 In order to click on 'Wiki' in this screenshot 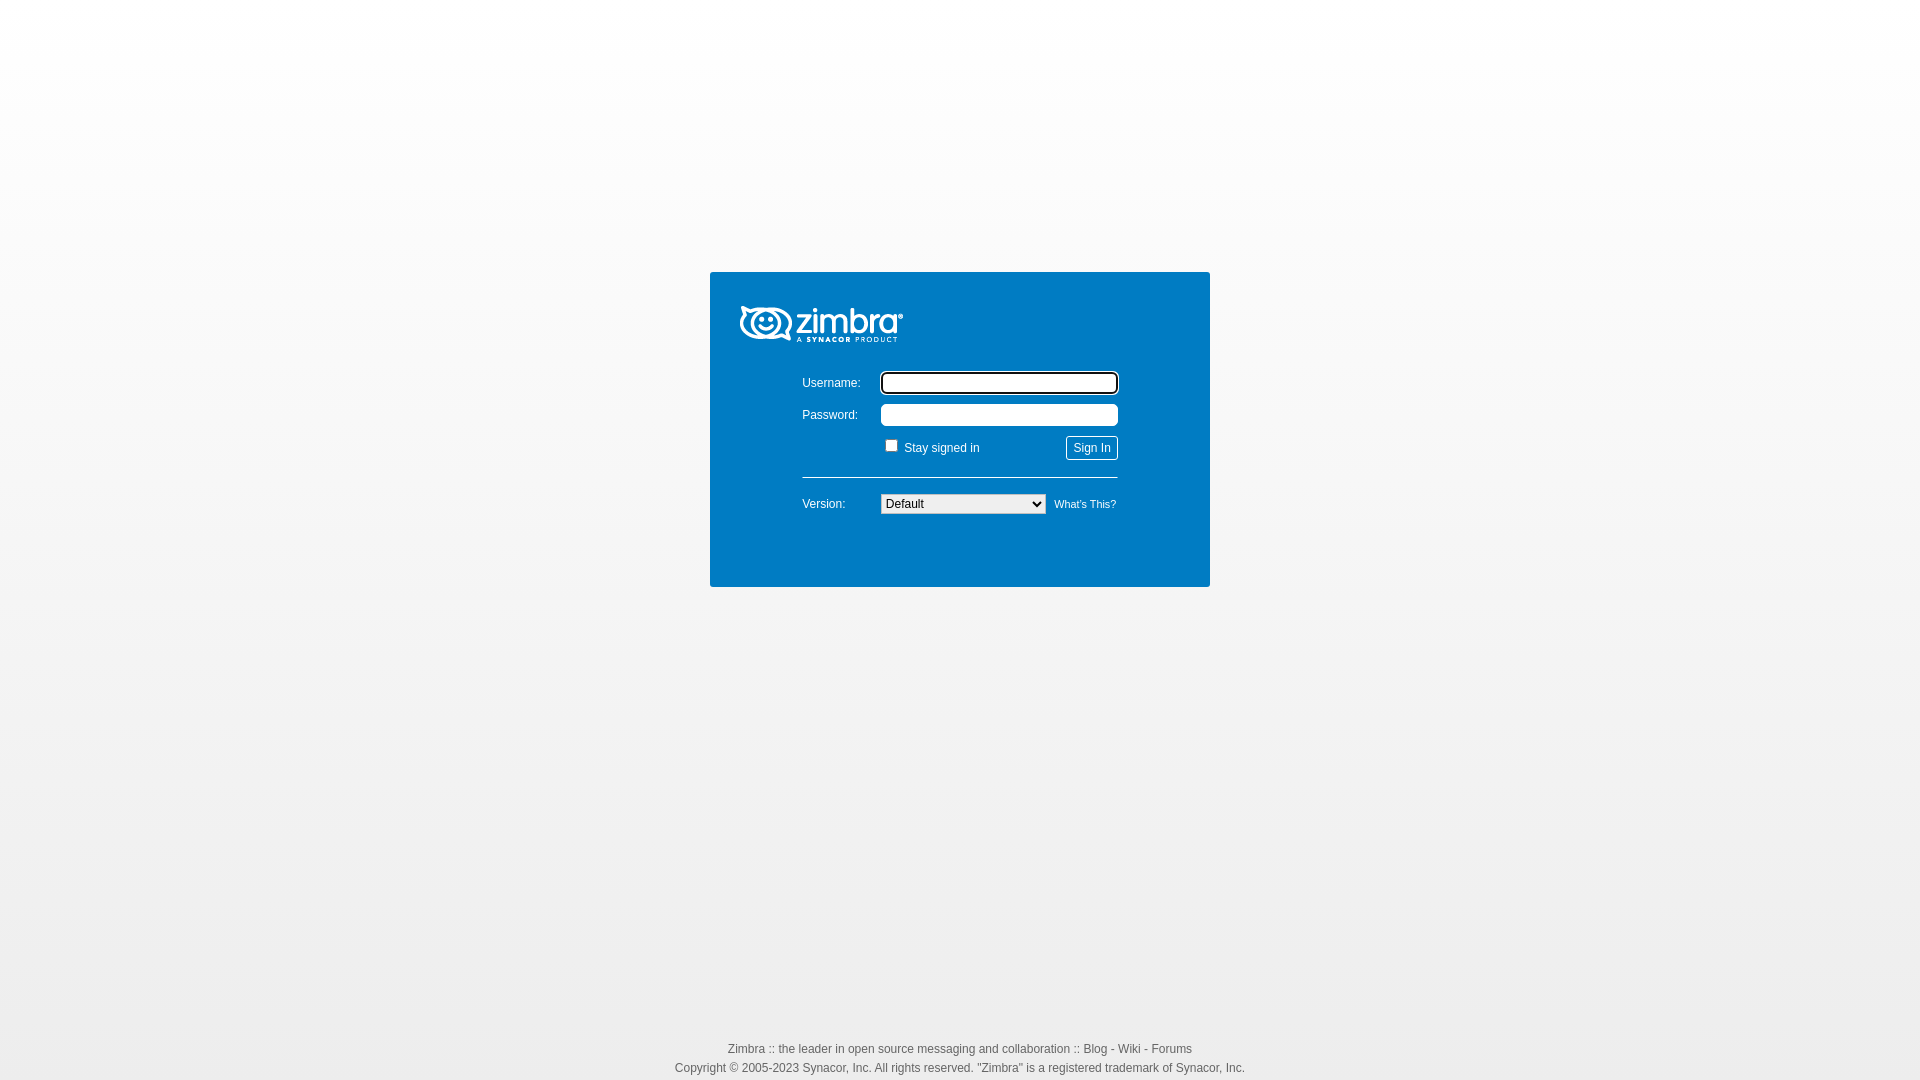, I will do `click(1129, 1048)`.